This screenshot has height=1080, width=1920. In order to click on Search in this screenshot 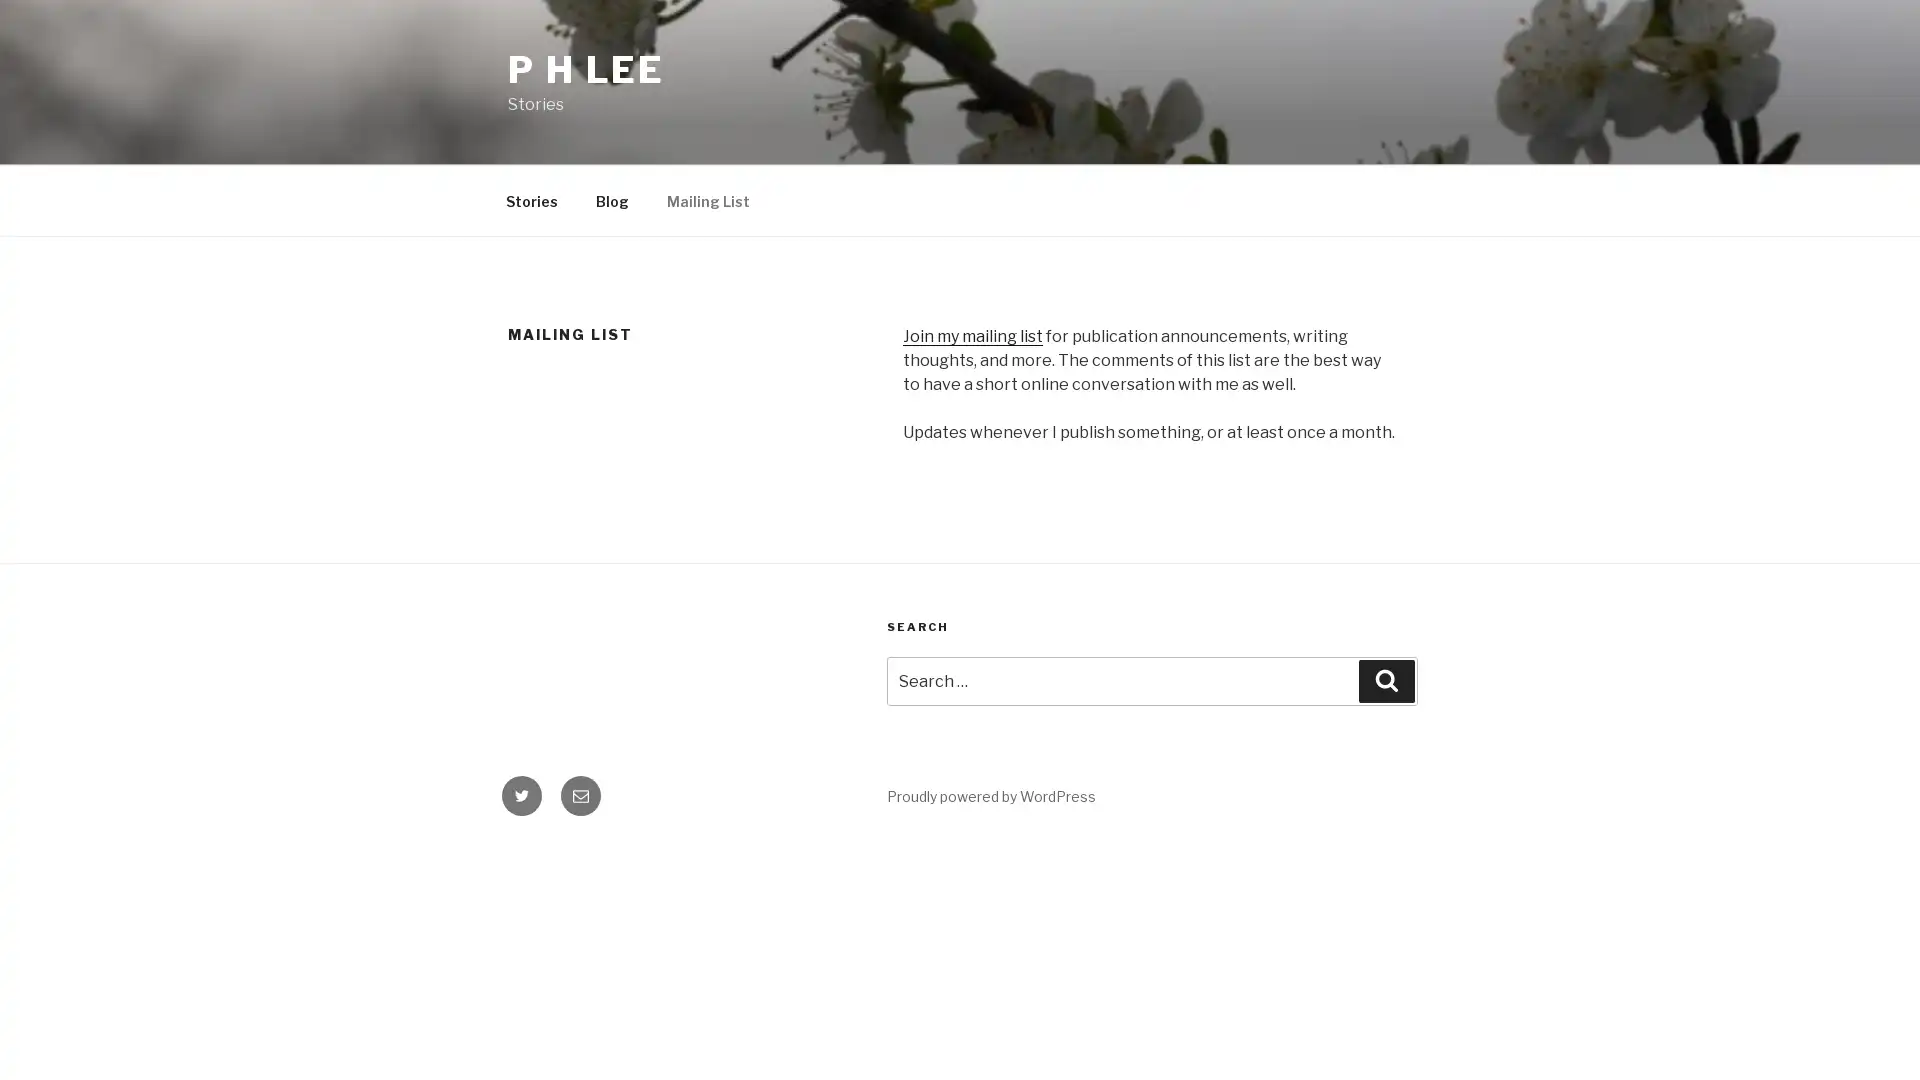, I will do `click(1386, 680)`.